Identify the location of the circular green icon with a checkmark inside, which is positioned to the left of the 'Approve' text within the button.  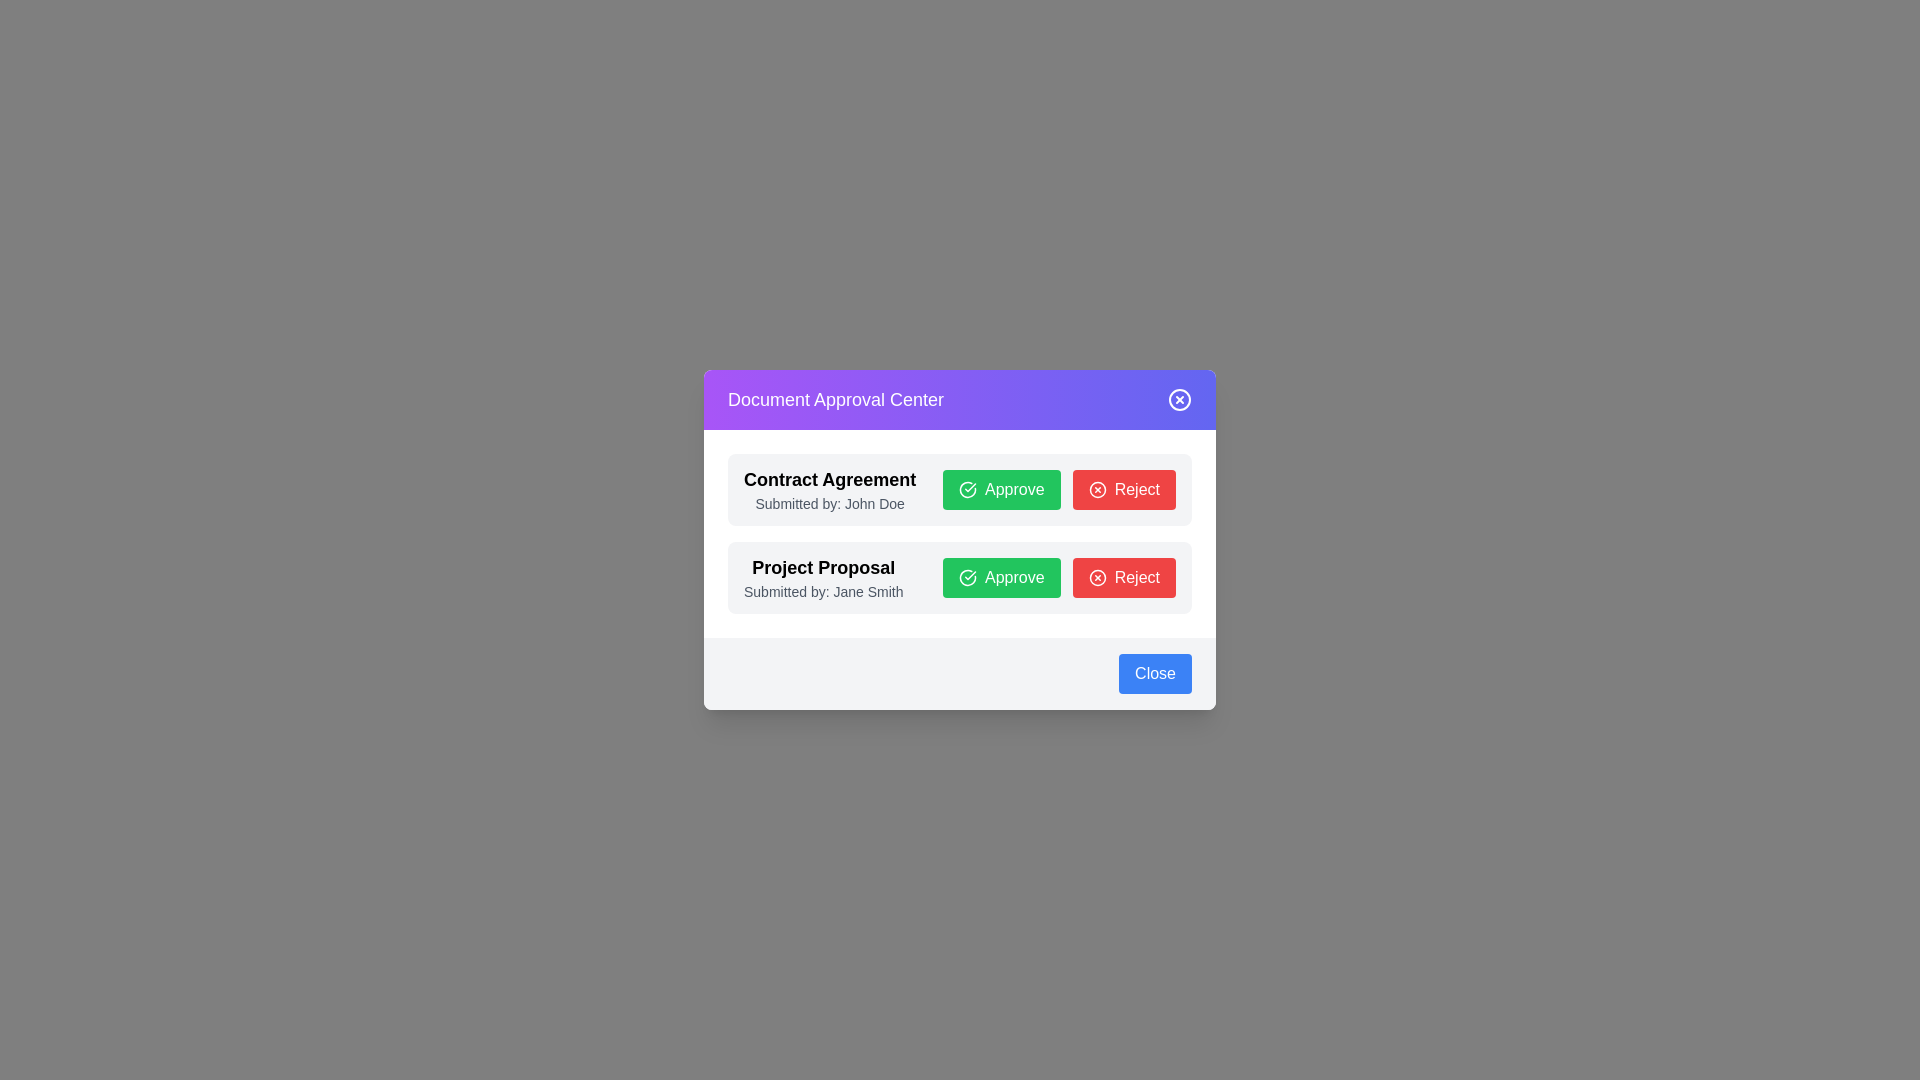
(968, 489).